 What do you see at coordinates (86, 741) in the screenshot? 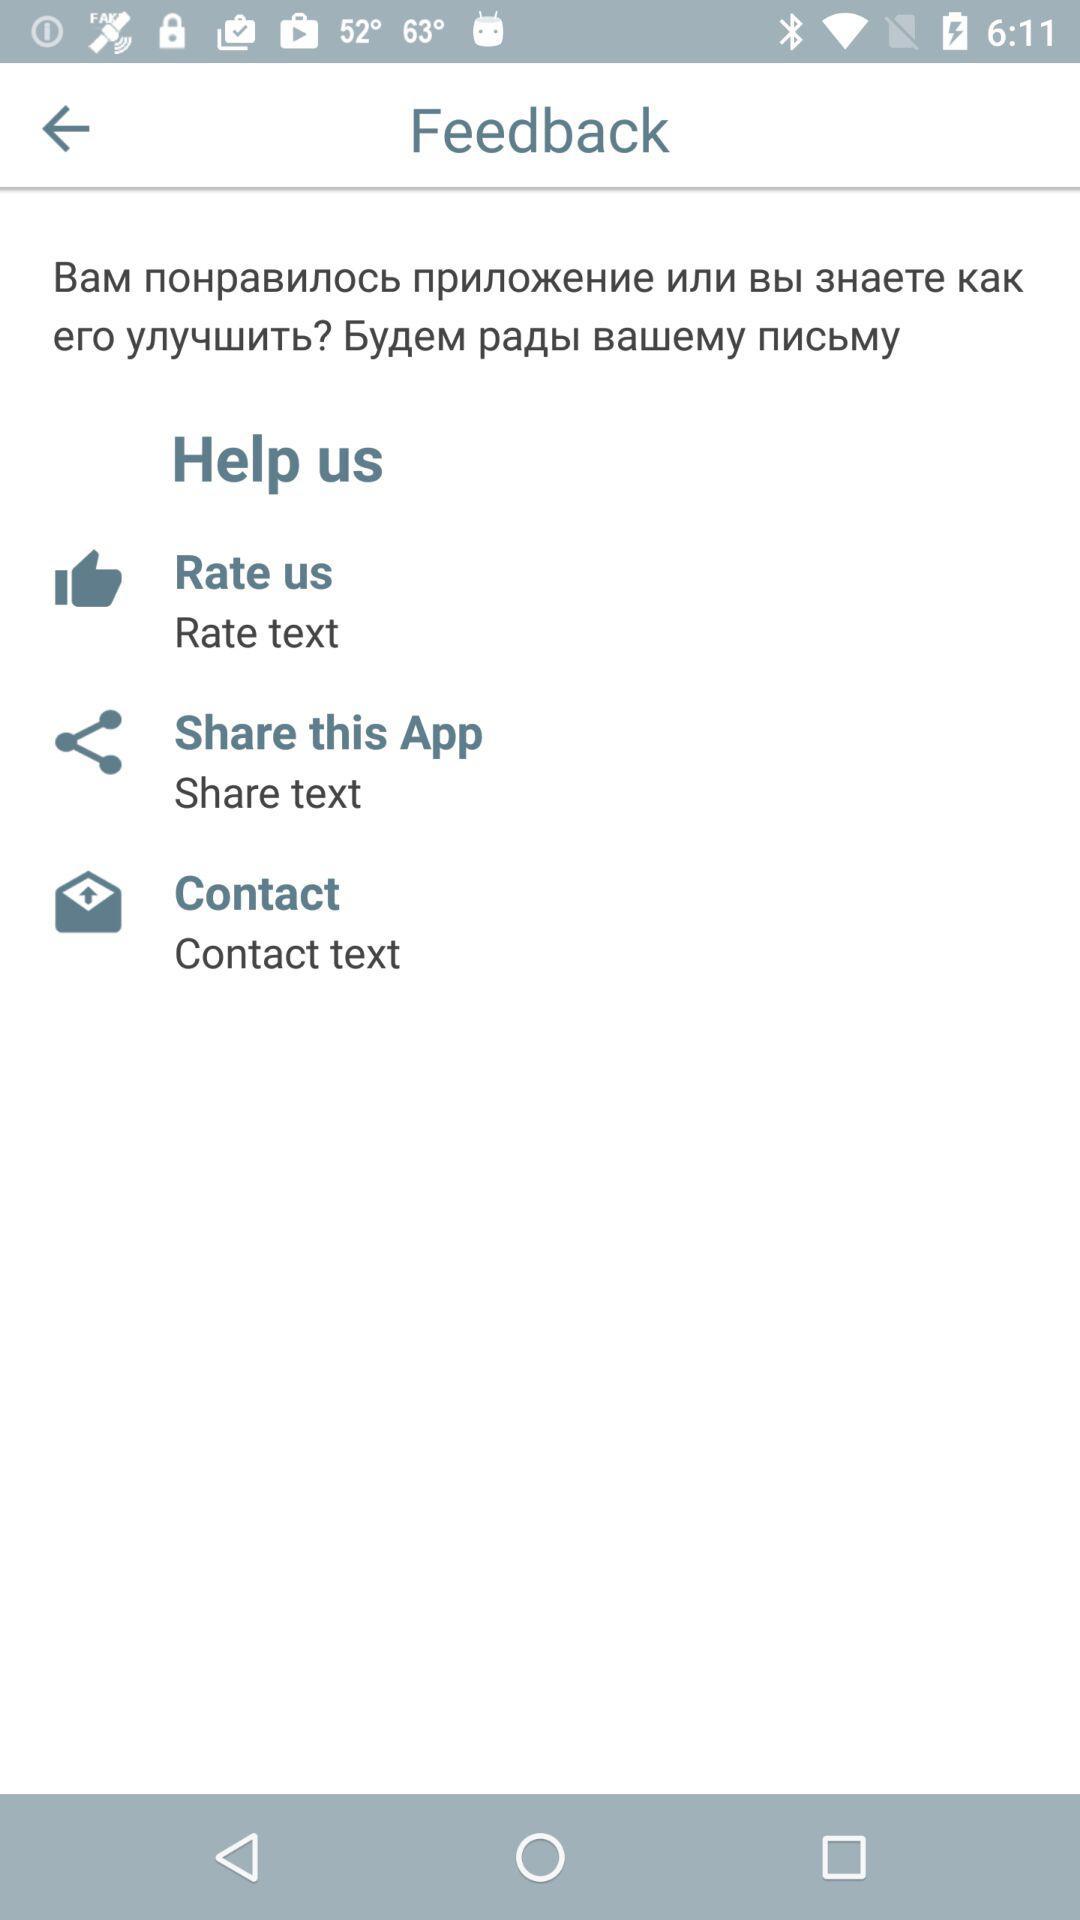
I see `the icon to the left of the share this app icon` at bounding box center [86, 741].